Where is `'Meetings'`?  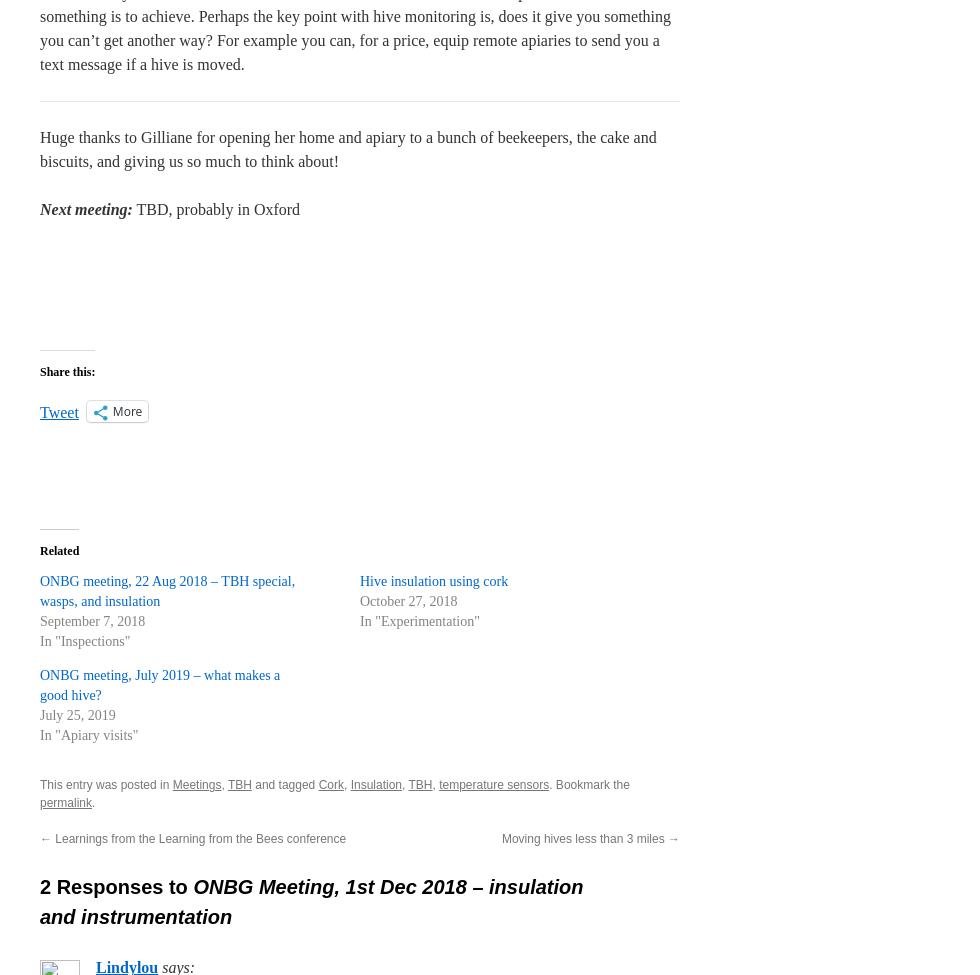 'Meetings' is located at coordinates (196, 784).